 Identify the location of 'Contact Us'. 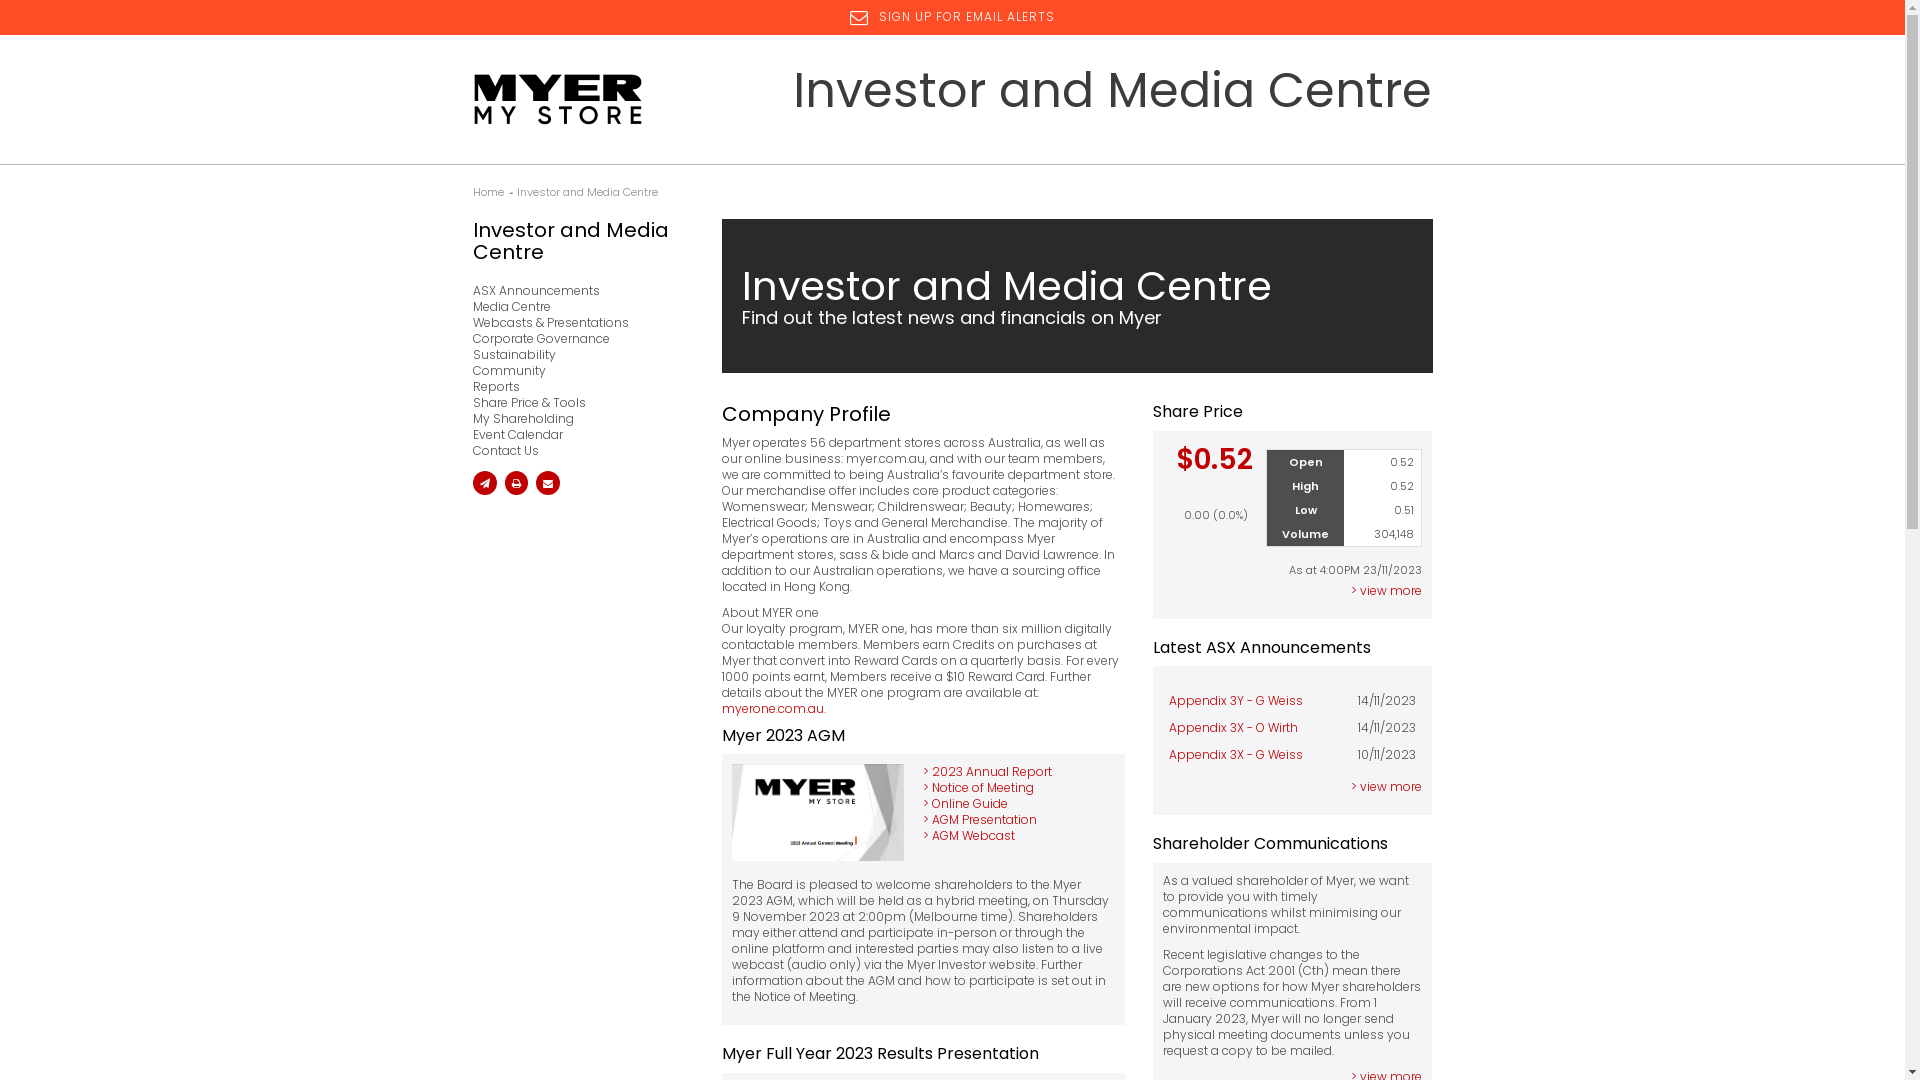
(576, 451).